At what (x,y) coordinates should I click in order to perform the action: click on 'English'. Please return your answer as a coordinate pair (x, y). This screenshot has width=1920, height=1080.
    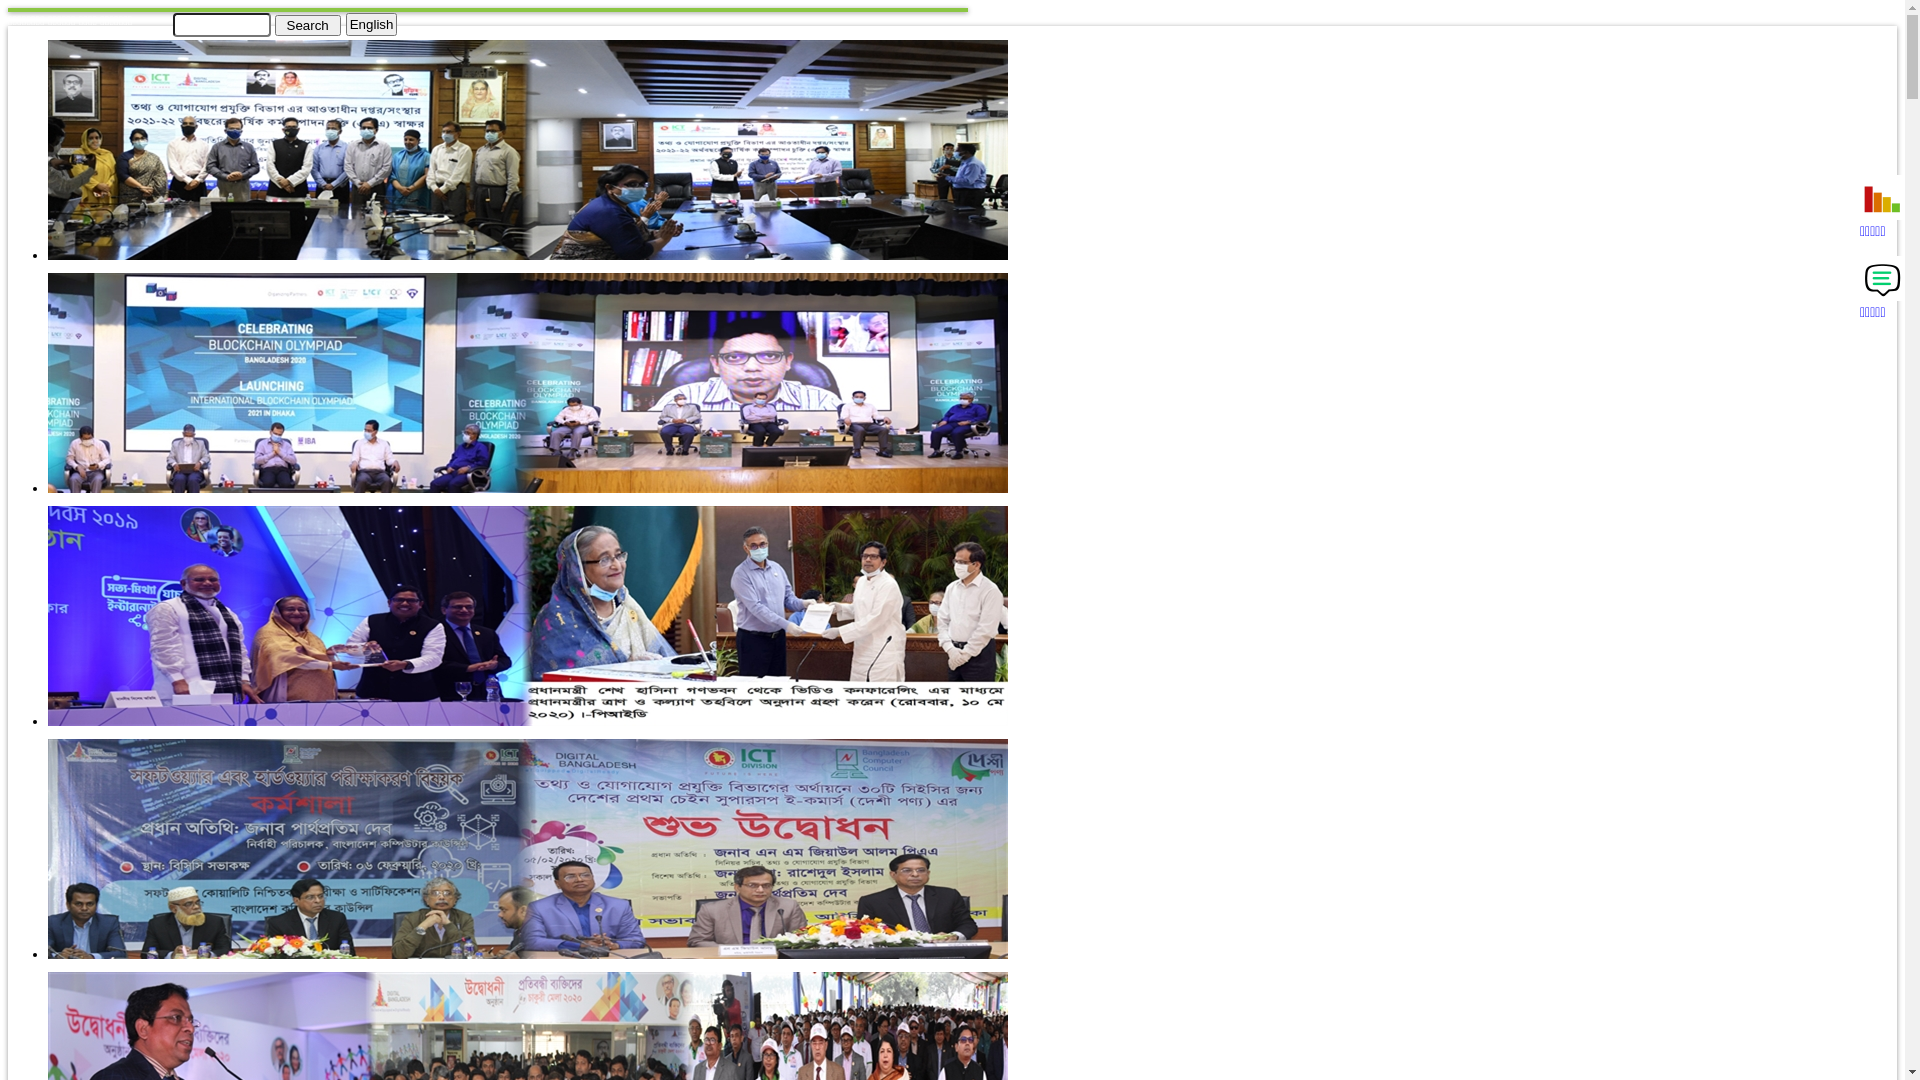
    Looking at the image, I should click on (372, 24).